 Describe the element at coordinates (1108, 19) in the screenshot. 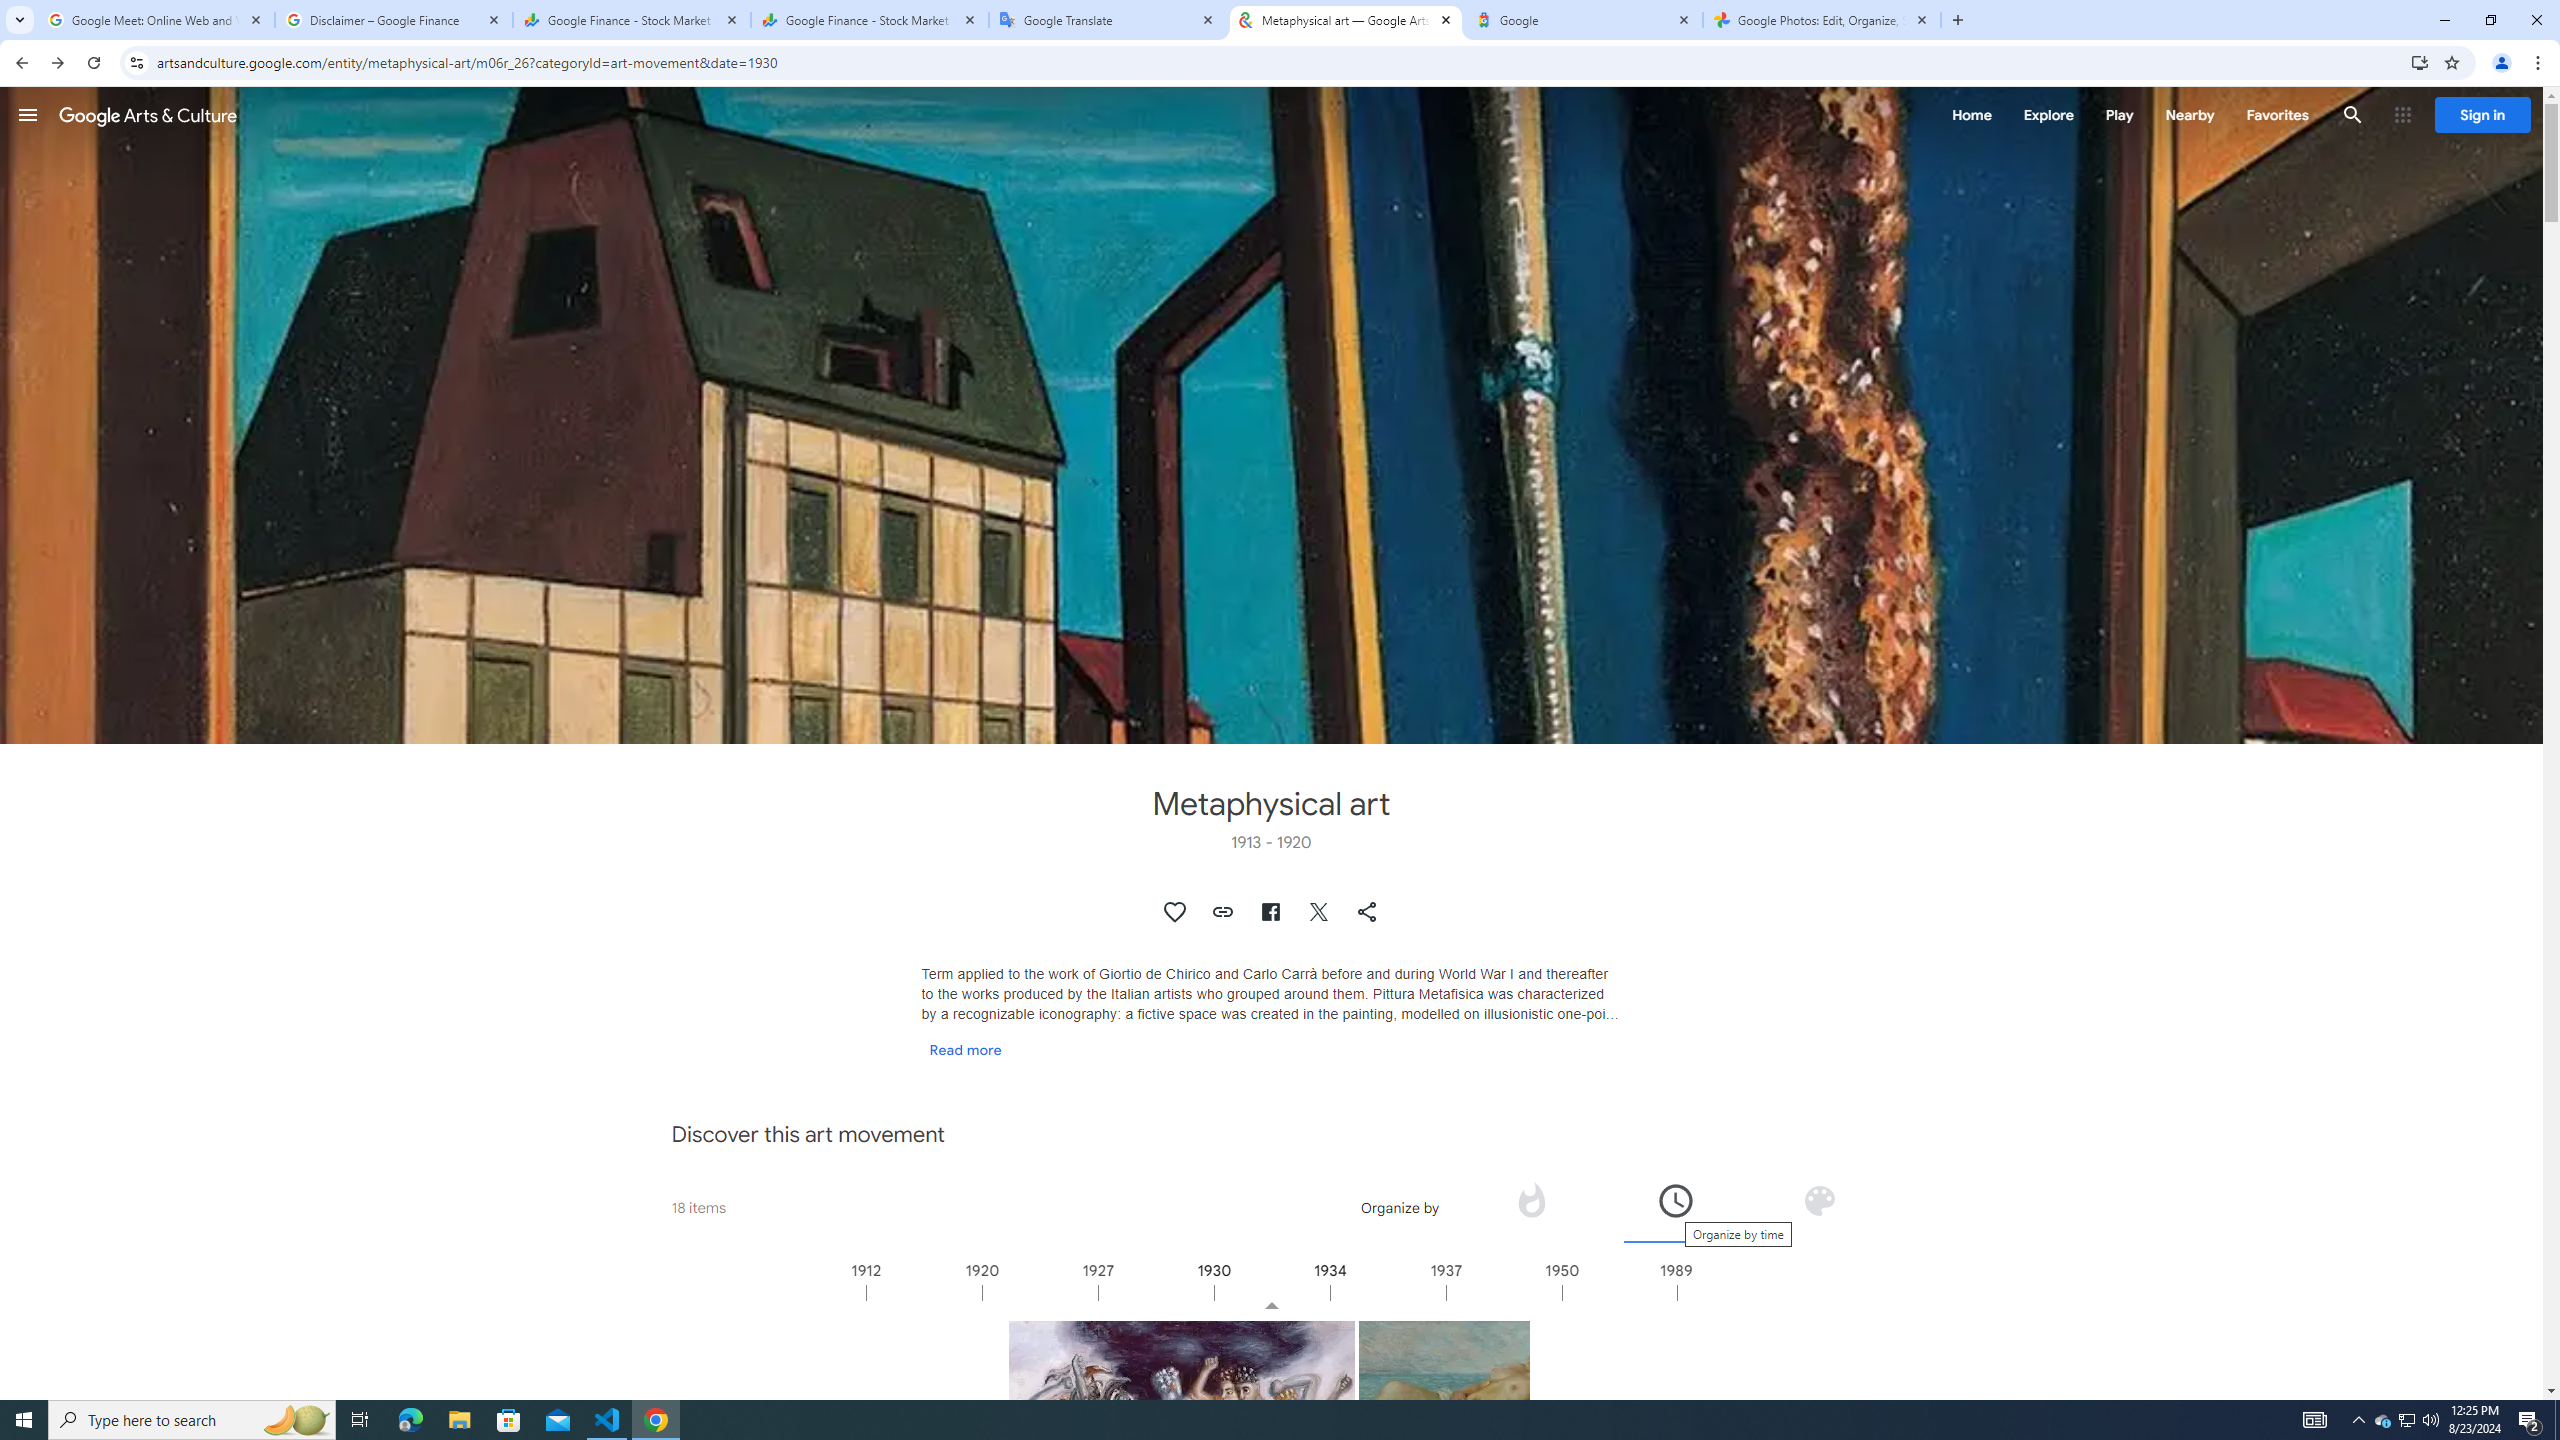

I see `'Google Translate'` at that location.